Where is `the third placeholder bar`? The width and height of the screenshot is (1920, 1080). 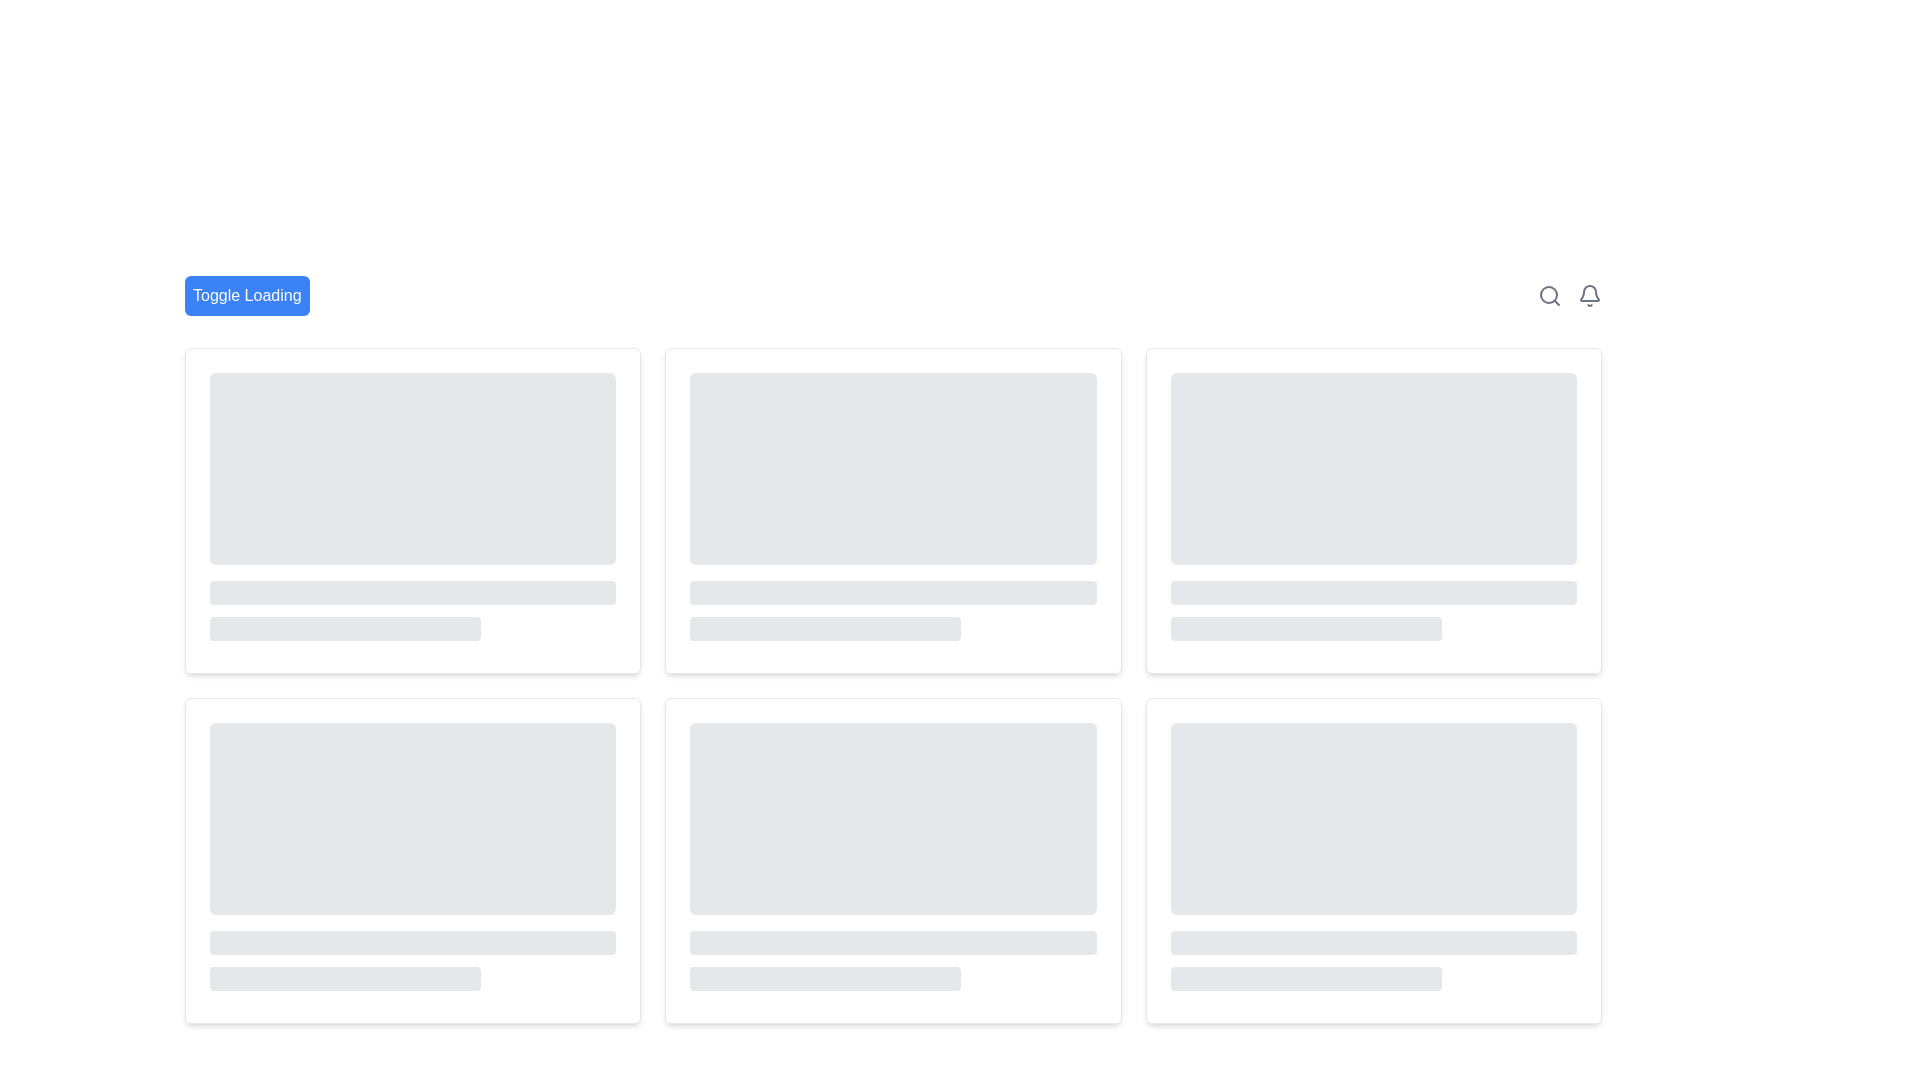 the third placeholder bar is located at coordinates (345, 627).